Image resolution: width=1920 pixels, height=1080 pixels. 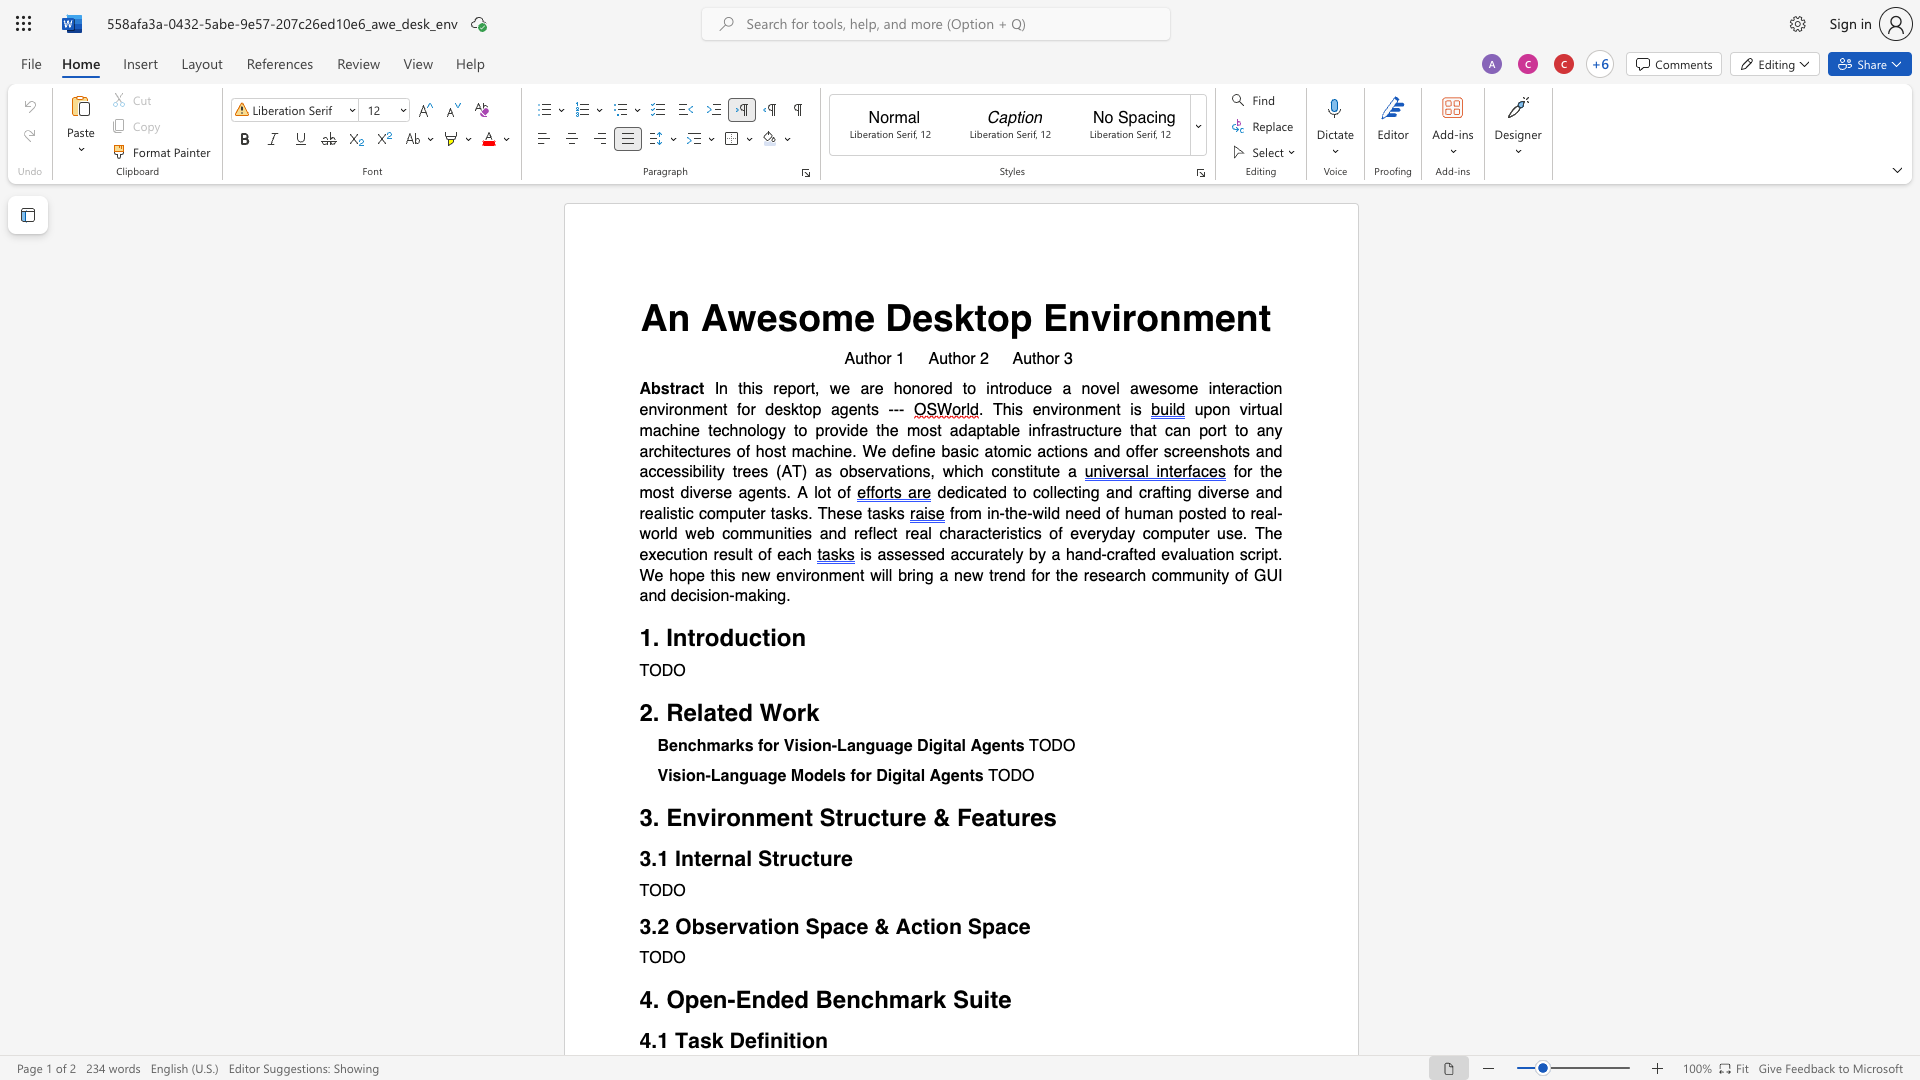 What do you see at coordinates (669, 638) in the screenshot?
I see `the 1th character "I" in the text` at bounding box center [669, 638].